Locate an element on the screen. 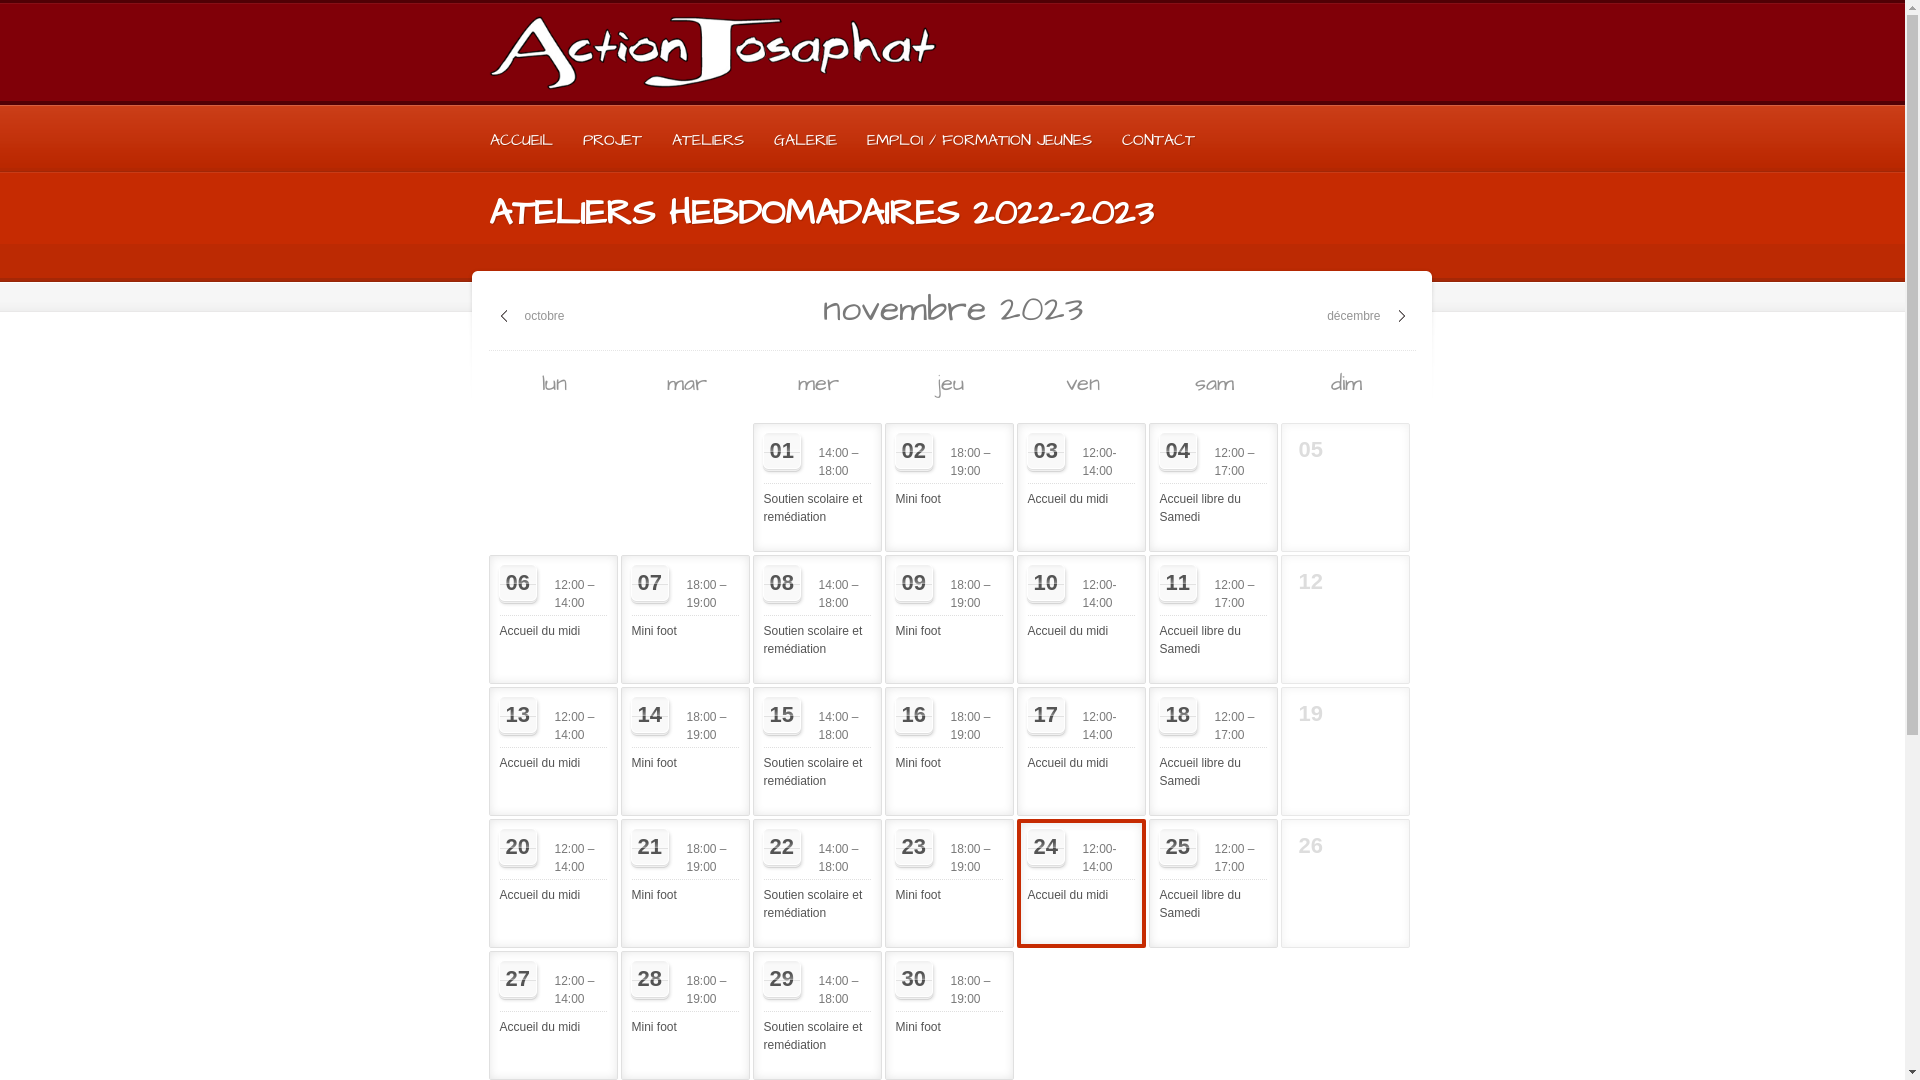 The width and height of the screenshot is (1920, 1080). 'ACCUEIL' is located at coordinates (520, 138).